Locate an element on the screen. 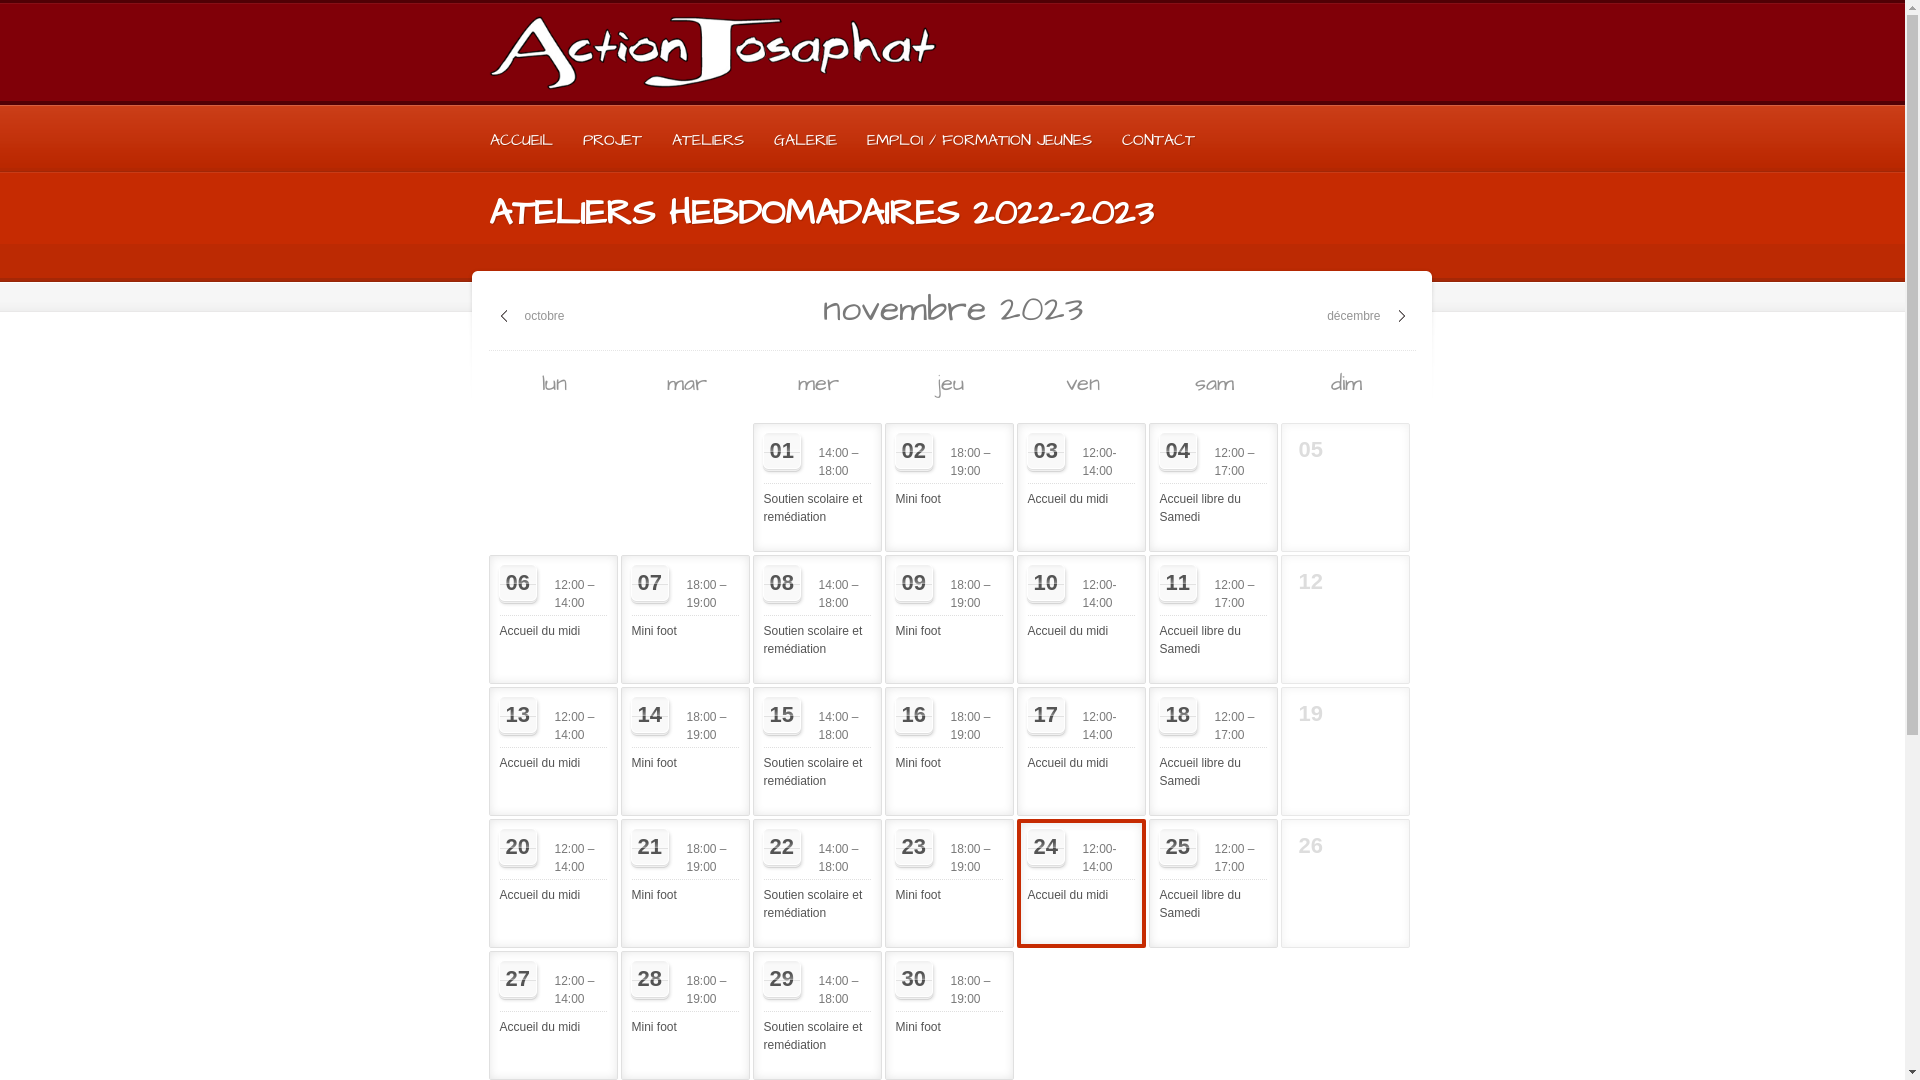 The width and height of the screenshot is (1920, 1080). 'ACCUEIL' is located at coordinates (520, 138).